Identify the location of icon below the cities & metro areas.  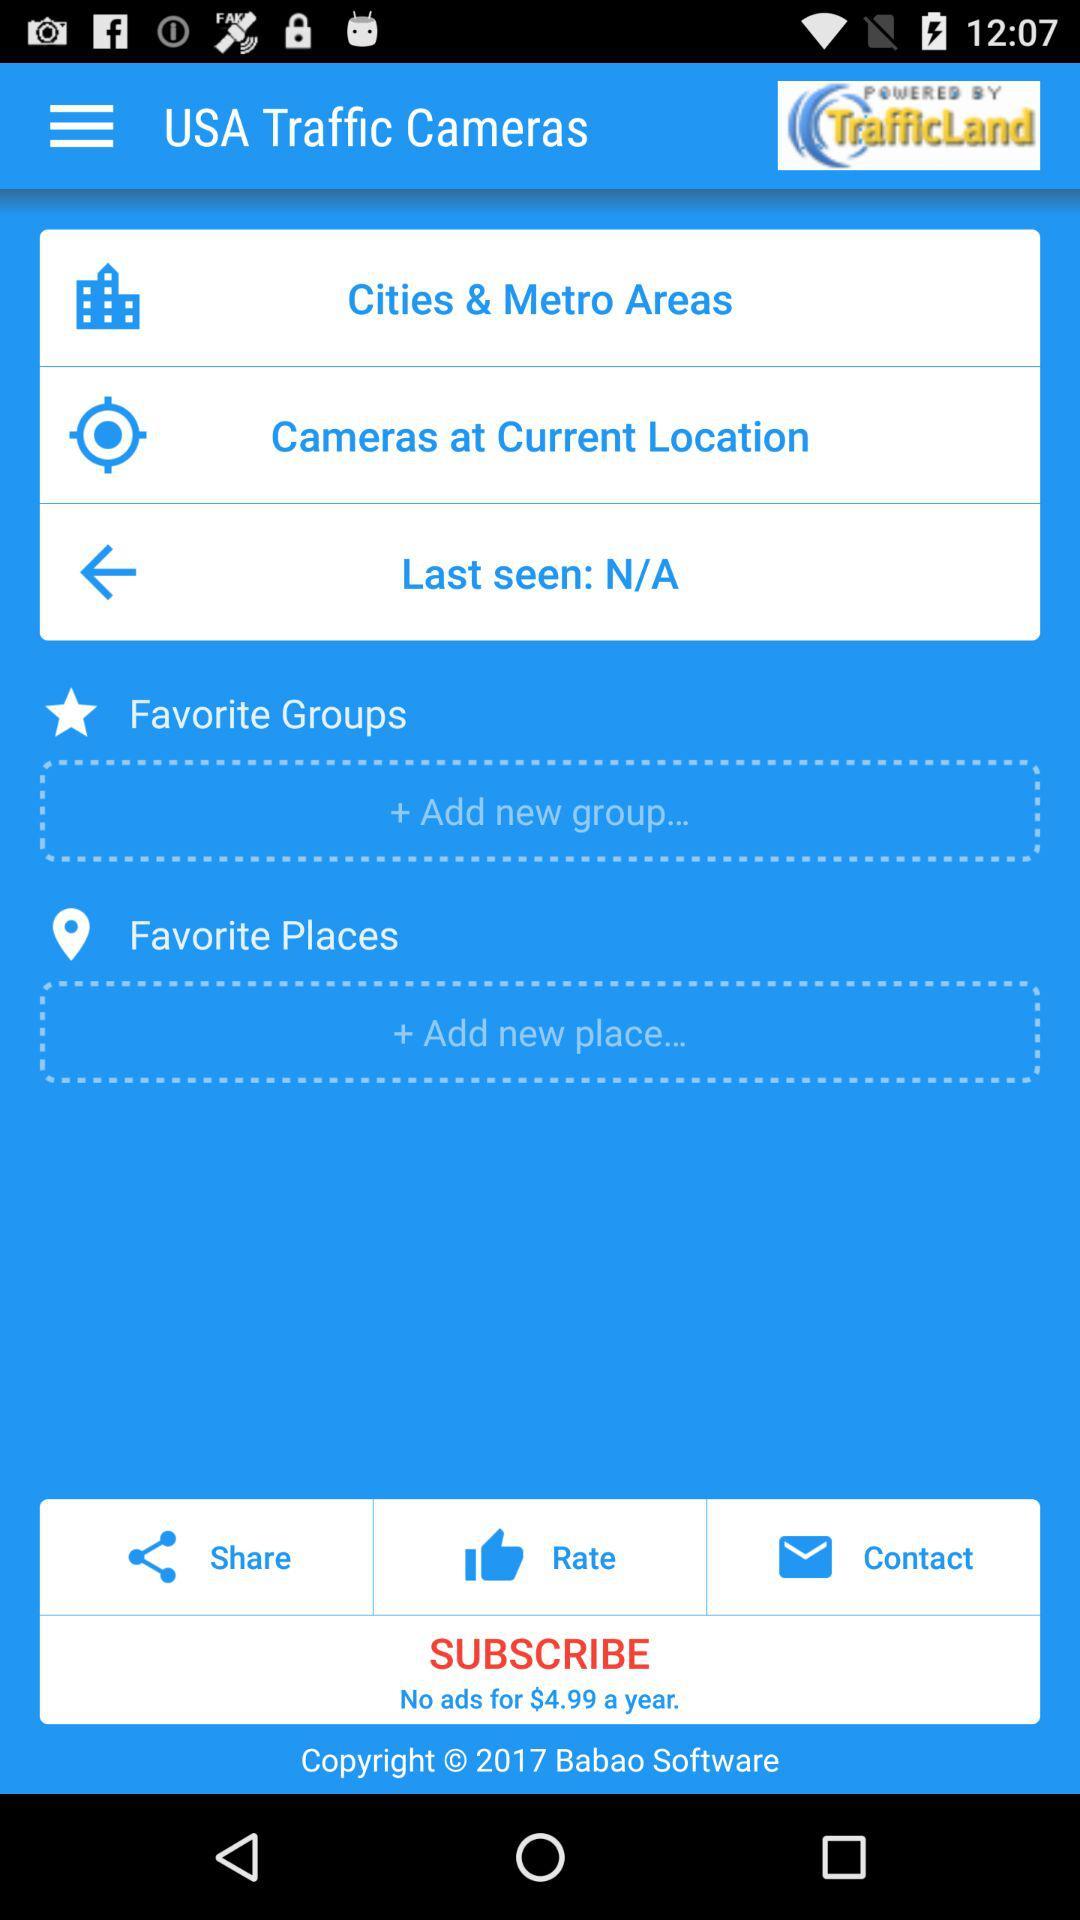
(540, 434).